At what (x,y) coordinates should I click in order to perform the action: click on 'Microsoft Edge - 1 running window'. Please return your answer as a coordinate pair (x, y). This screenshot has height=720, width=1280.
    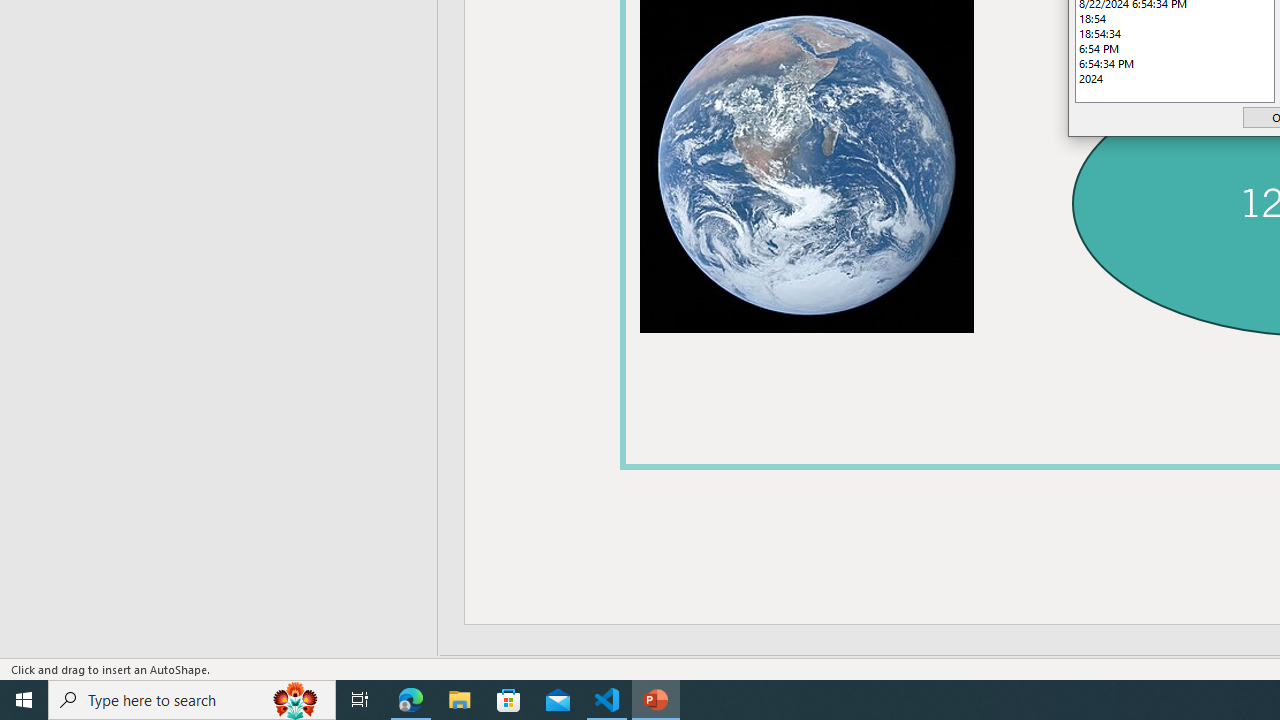
    Looking at the image, I should click on (410, 698).